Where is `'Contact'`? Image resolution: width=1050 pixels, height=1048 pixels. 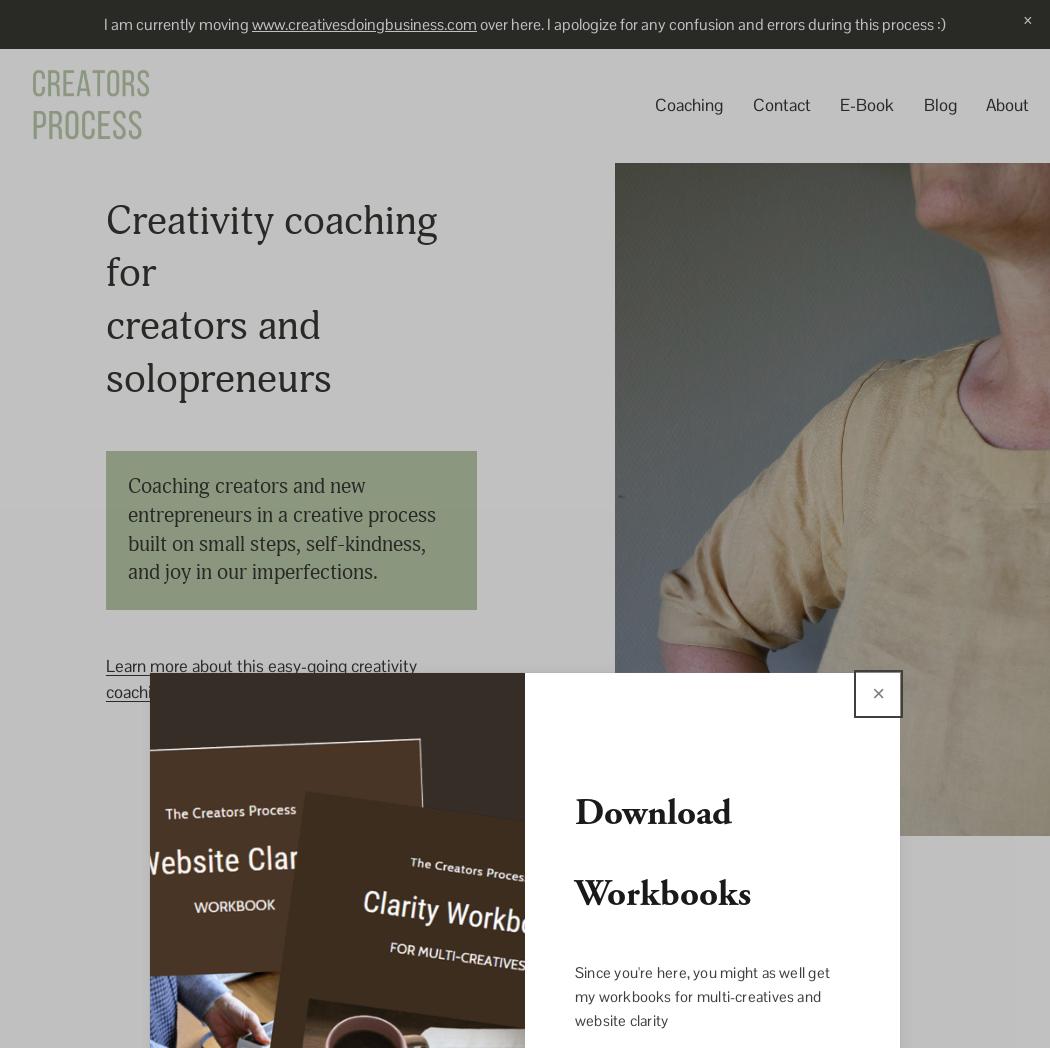
'Contact' is located at coordinates (780, 104).